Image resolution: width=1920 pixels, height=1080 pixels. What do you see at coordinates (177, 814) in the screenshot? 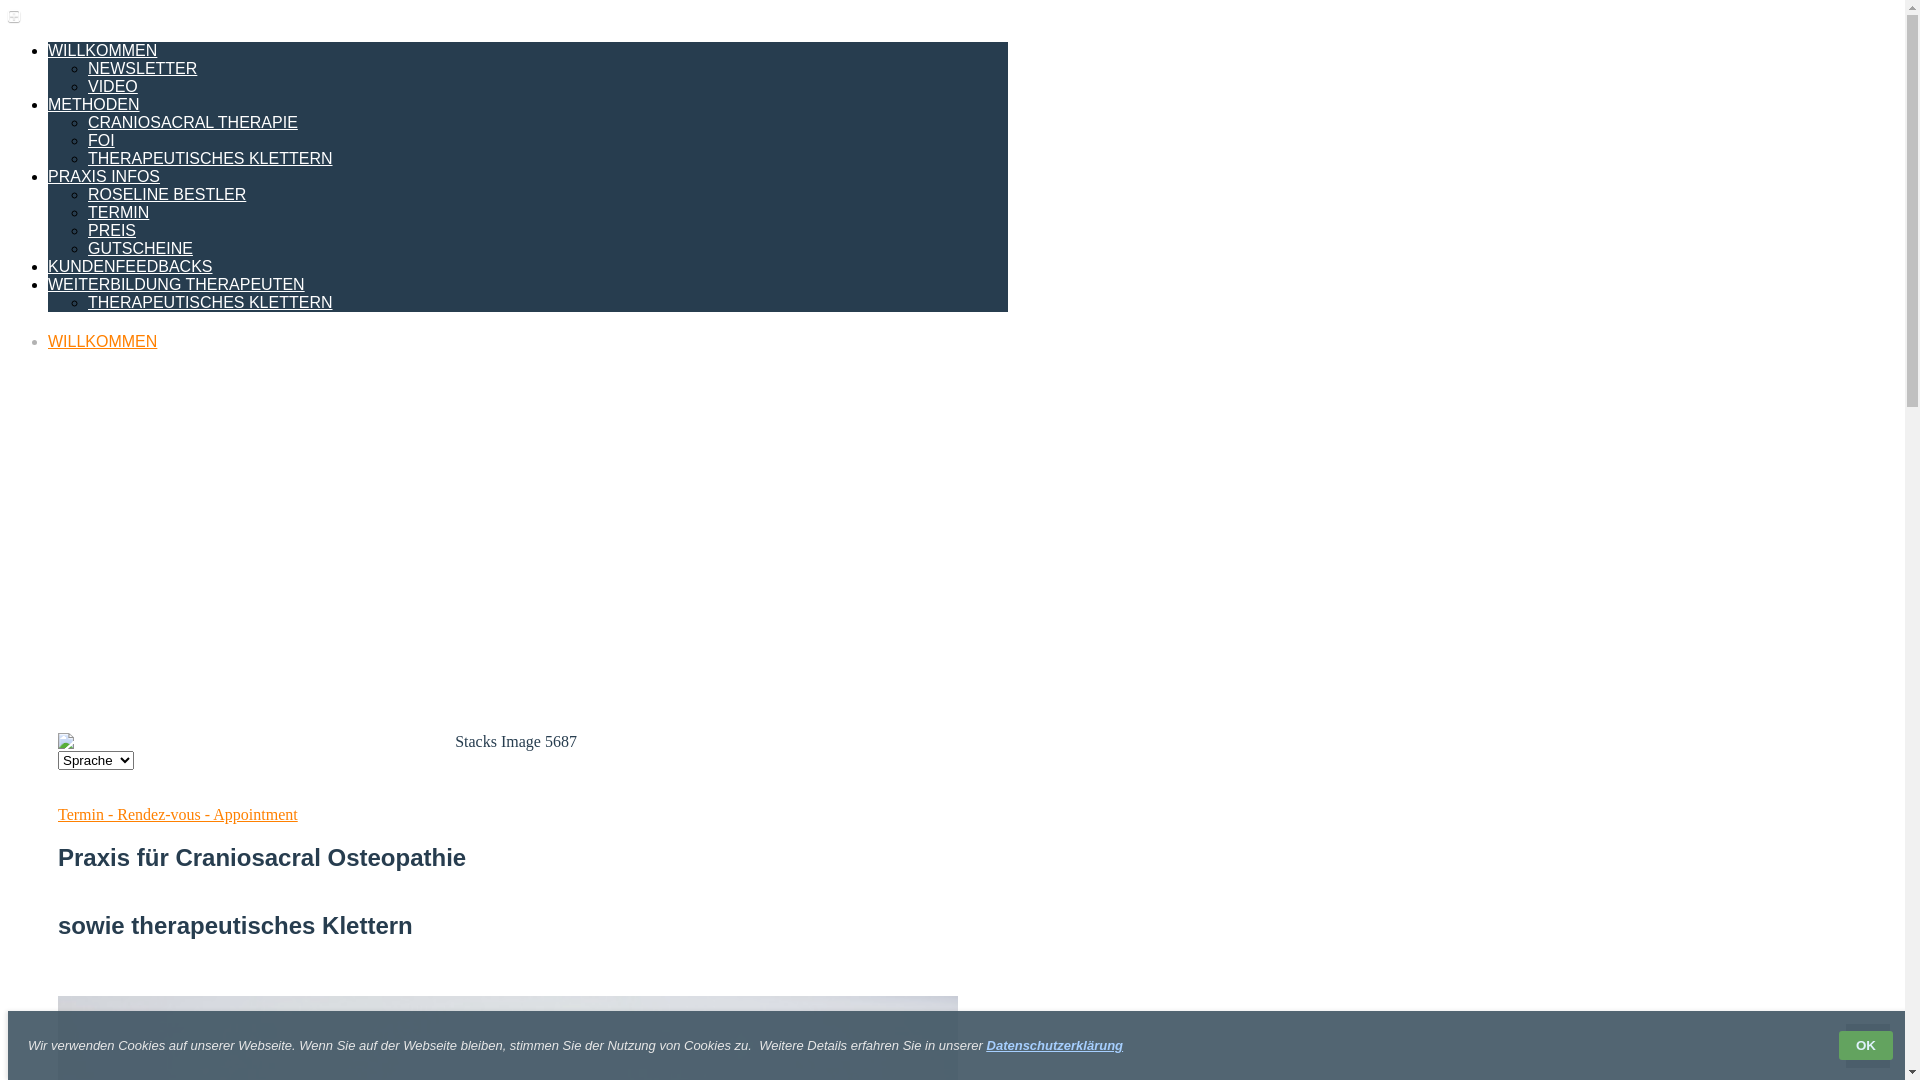
I see `'Termin - Rendez-vous - Appointment'` at bounding box center [177, 814].